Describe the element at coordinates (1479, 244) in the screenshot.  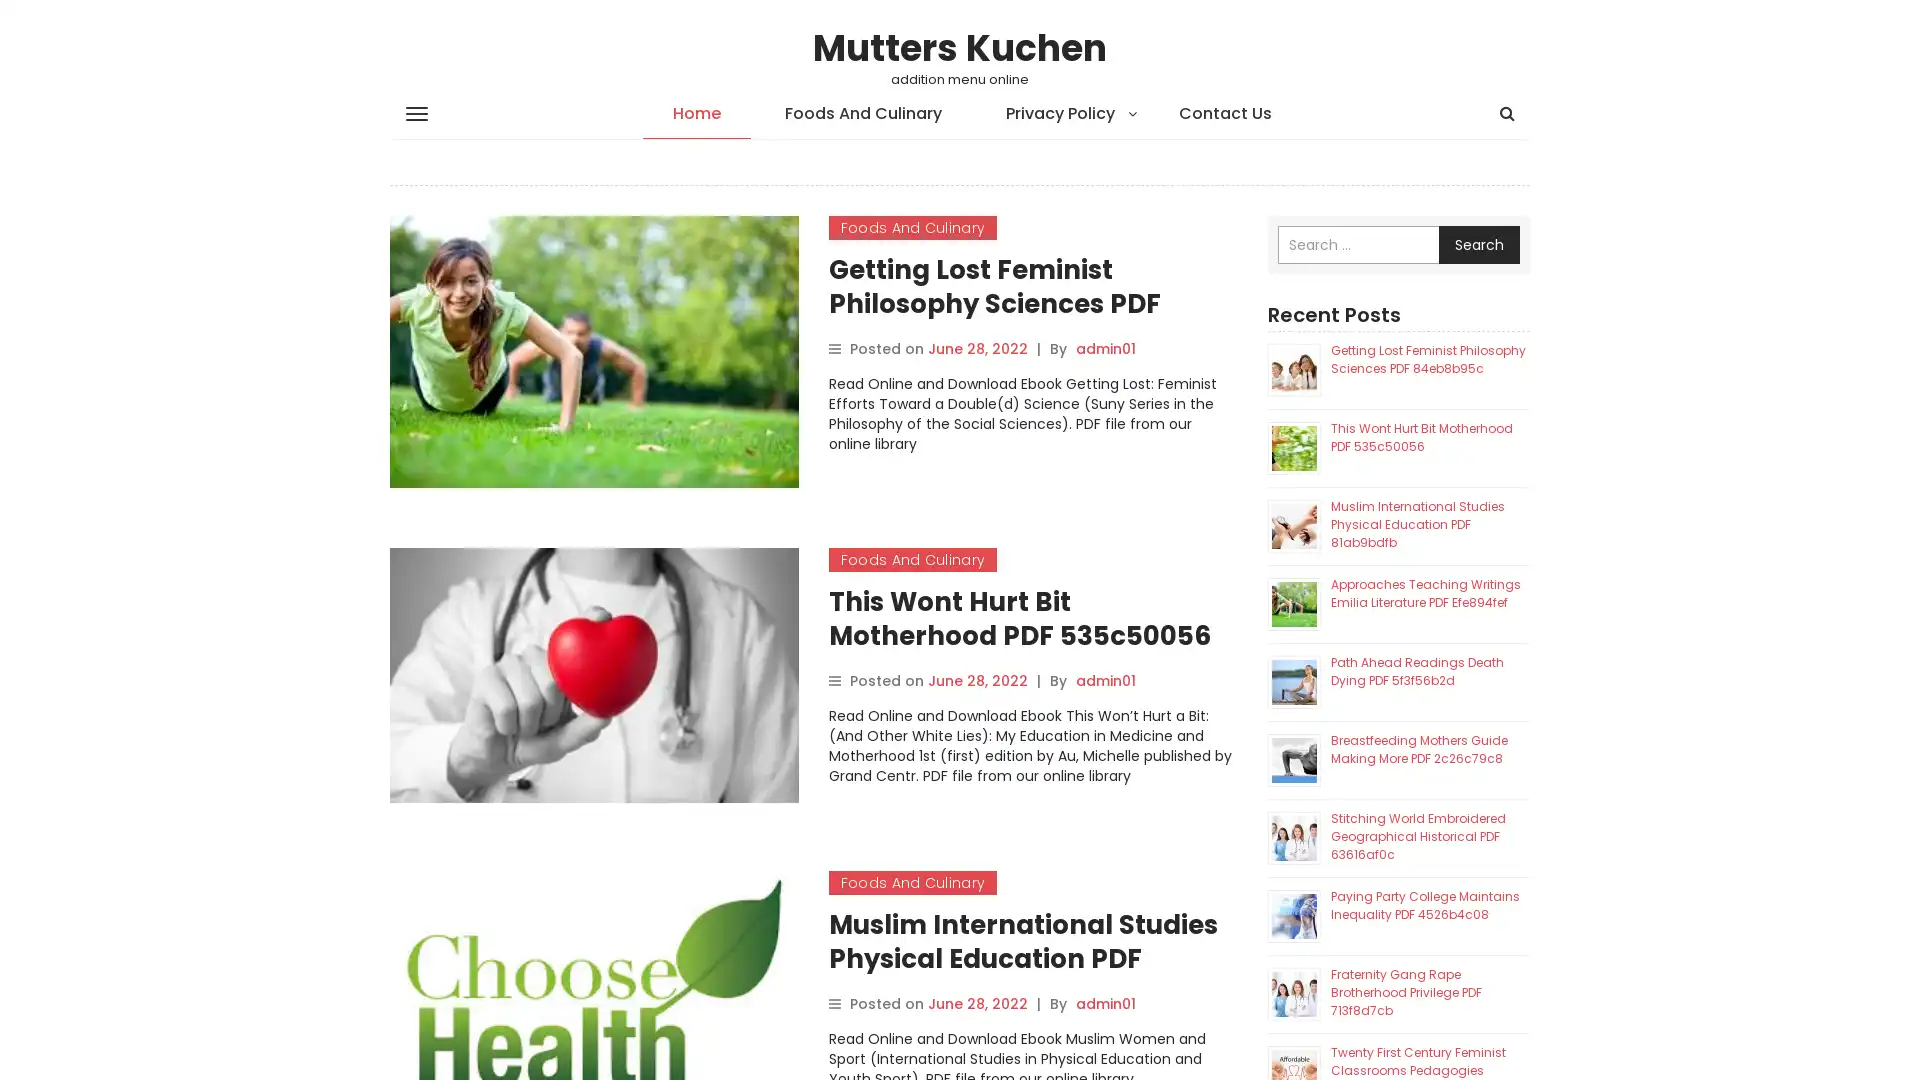
I see `Search` at that location.